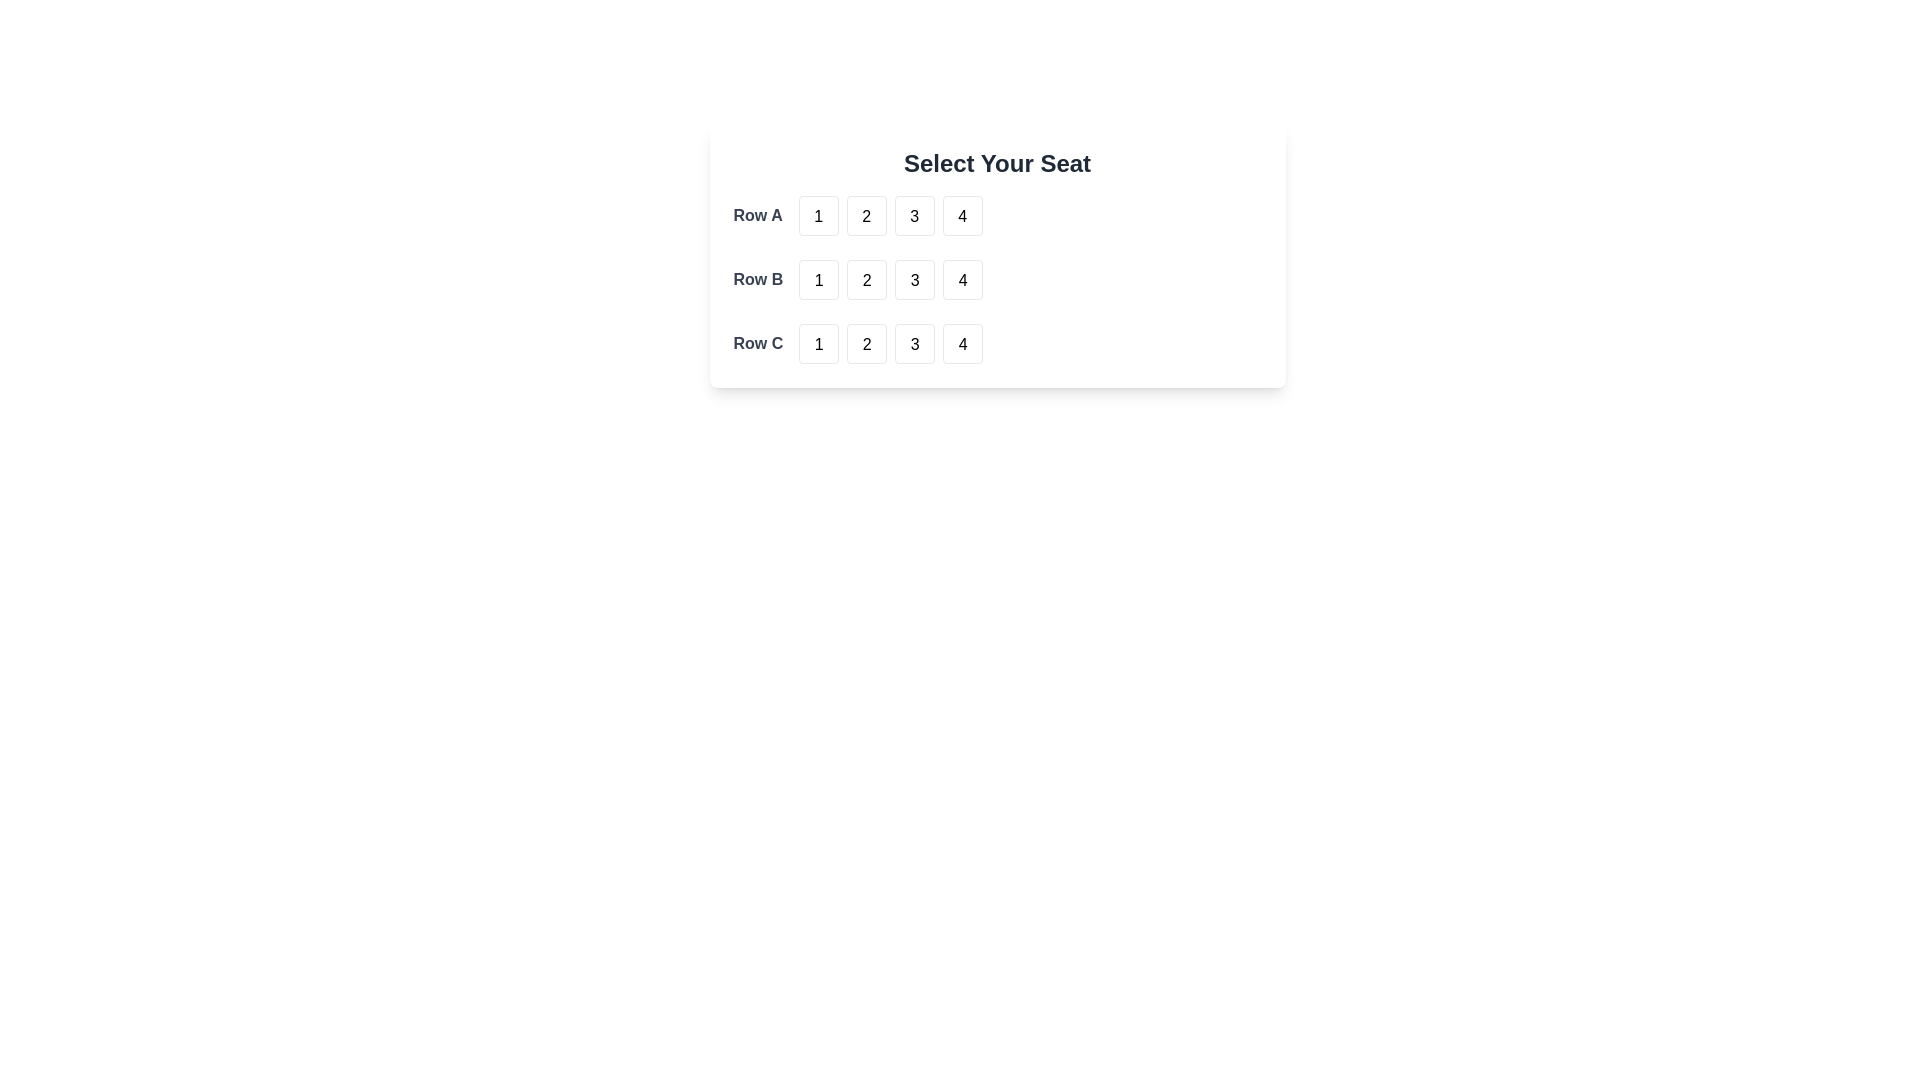 The height and width of the screenshot is (1080, 1920). I want to click on the square-shaped button with rounded borders containing the text '3', located in the middle row 'Row B' under 'Select Your Seat', so click(914, 280).